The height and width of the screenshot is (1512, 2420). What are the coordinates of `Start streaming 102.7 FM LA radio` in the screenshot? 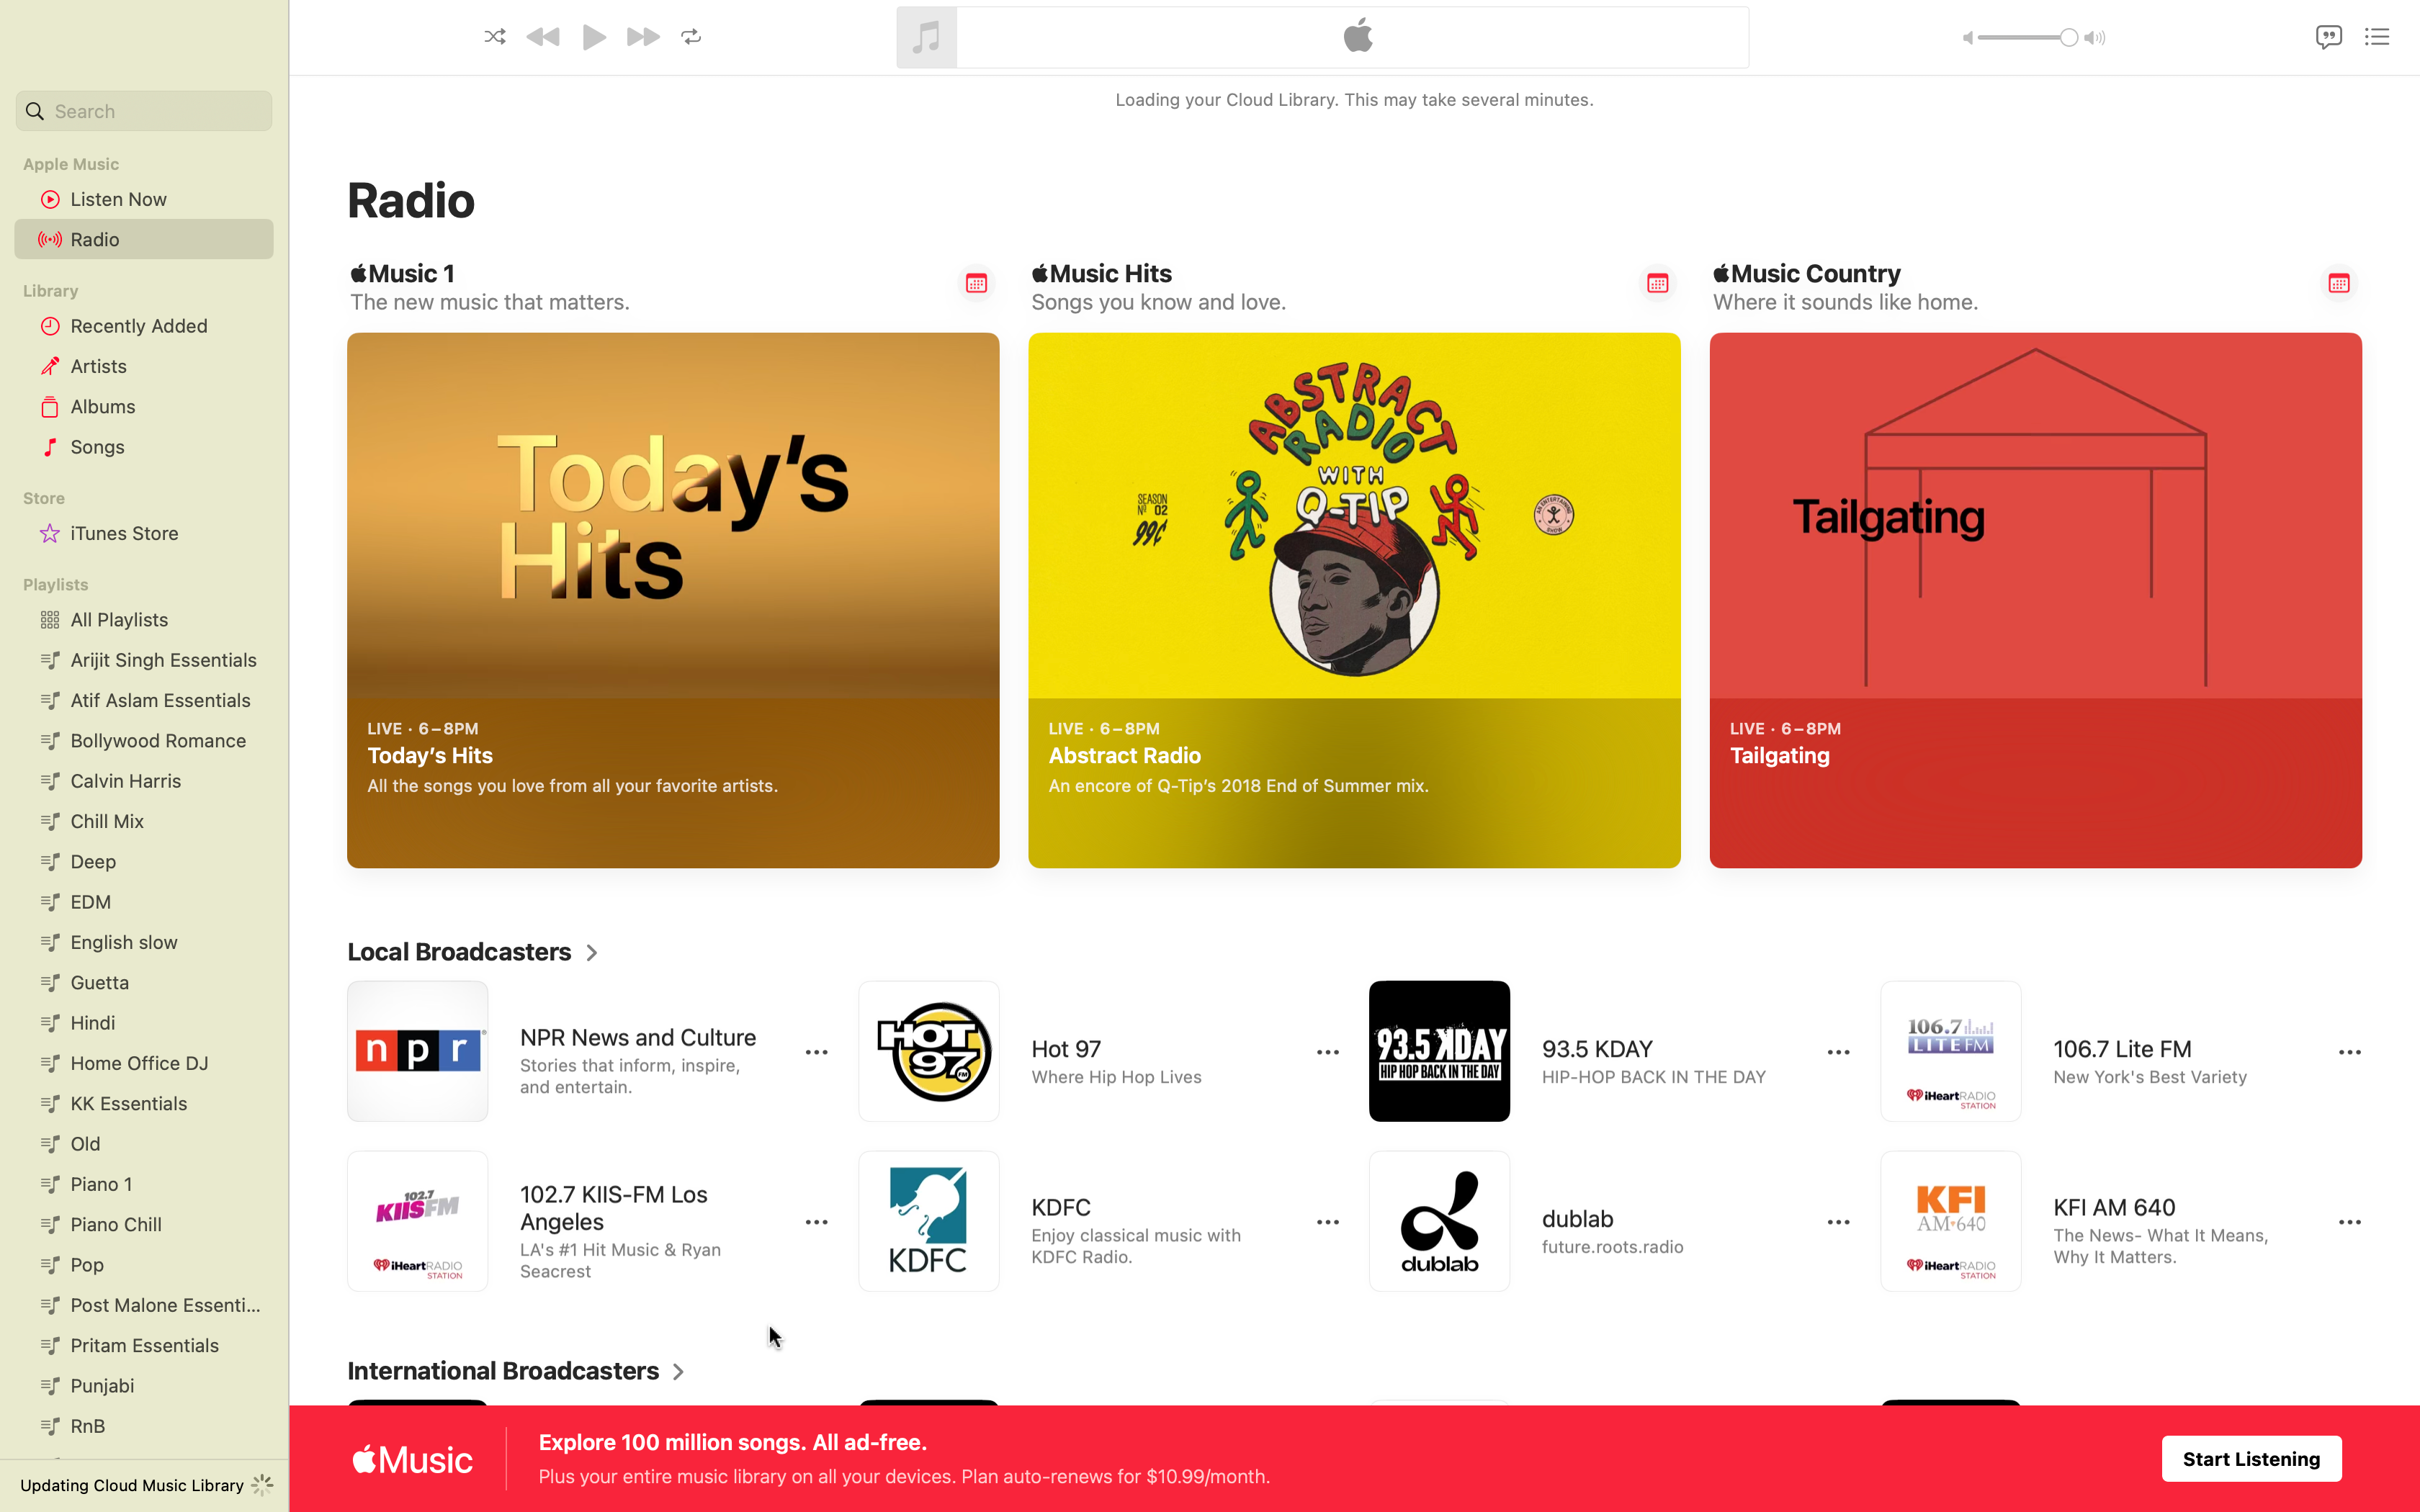 It's located at (566, 1223).